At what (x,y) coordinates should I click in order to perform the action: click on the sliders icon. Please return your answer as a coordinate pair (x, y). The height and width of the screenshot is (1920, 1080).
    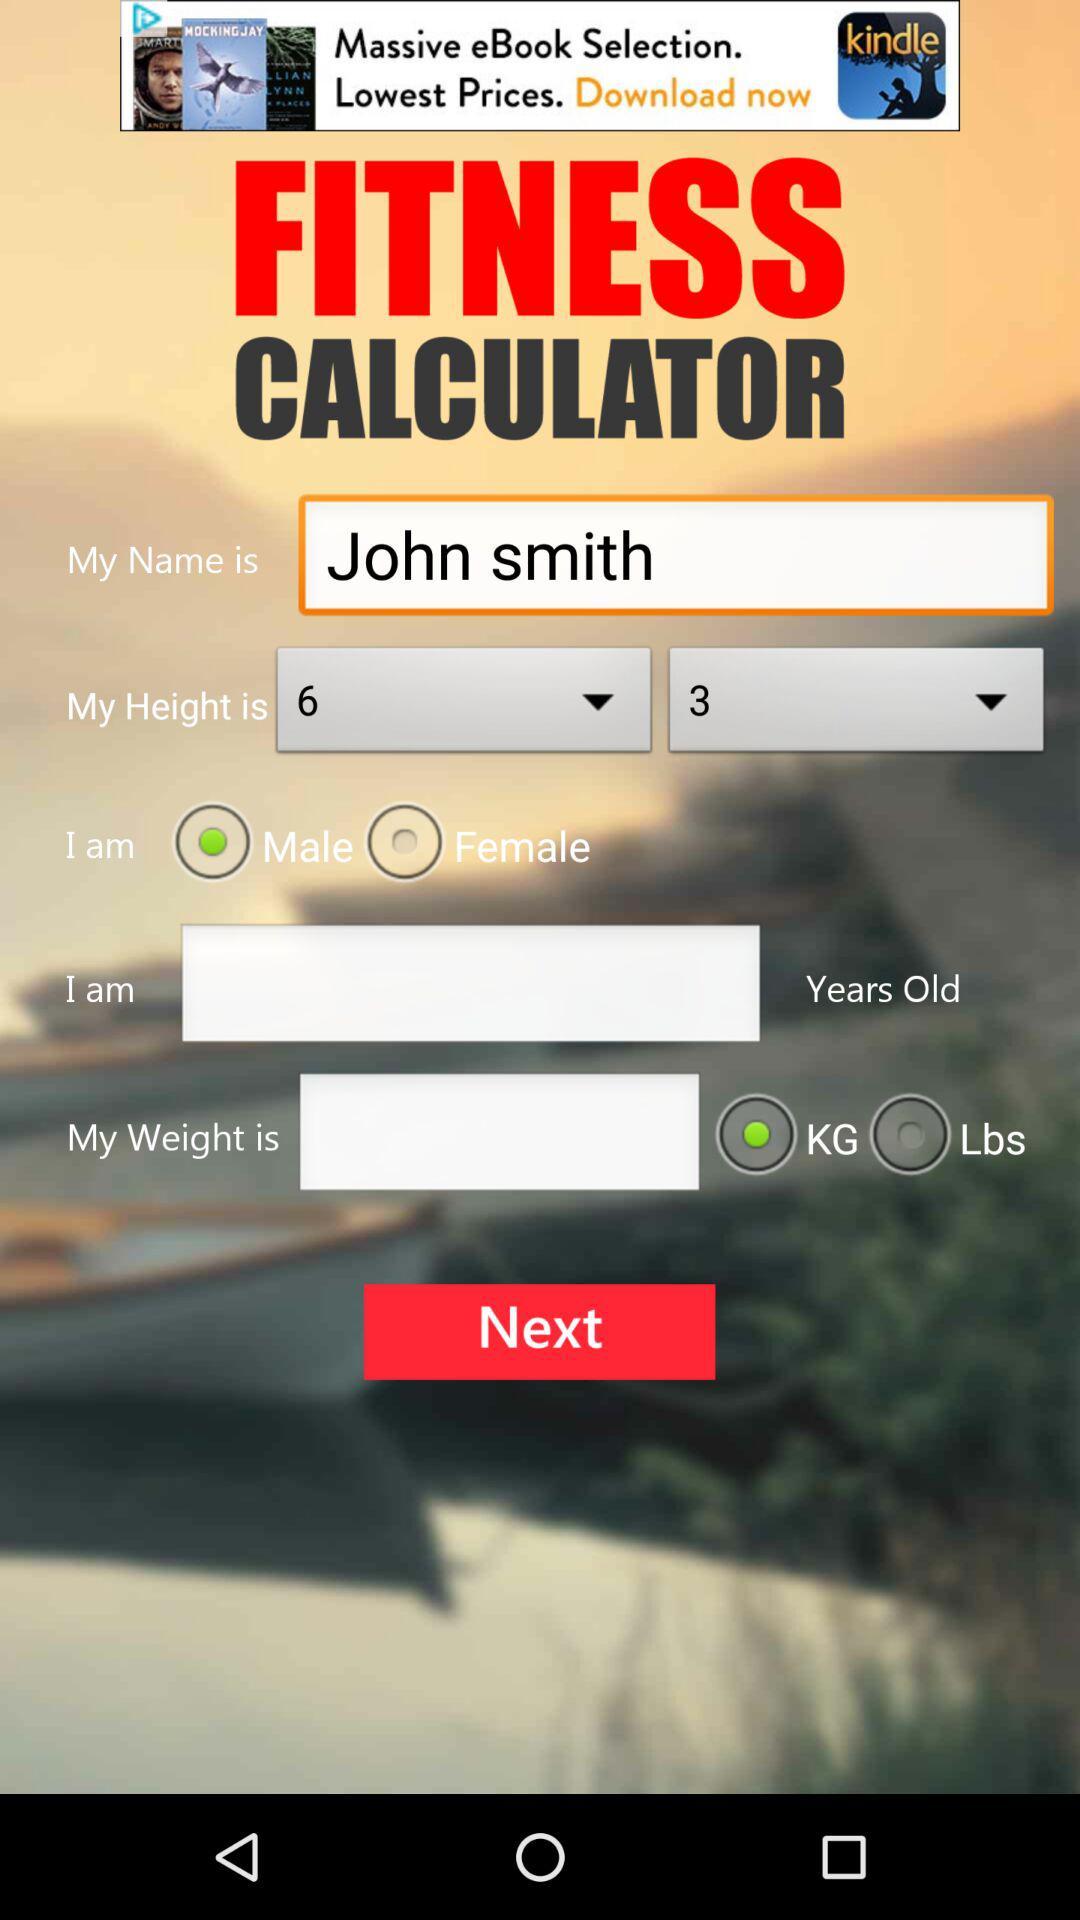
    Looking at the image, I should click on (538, 1424).